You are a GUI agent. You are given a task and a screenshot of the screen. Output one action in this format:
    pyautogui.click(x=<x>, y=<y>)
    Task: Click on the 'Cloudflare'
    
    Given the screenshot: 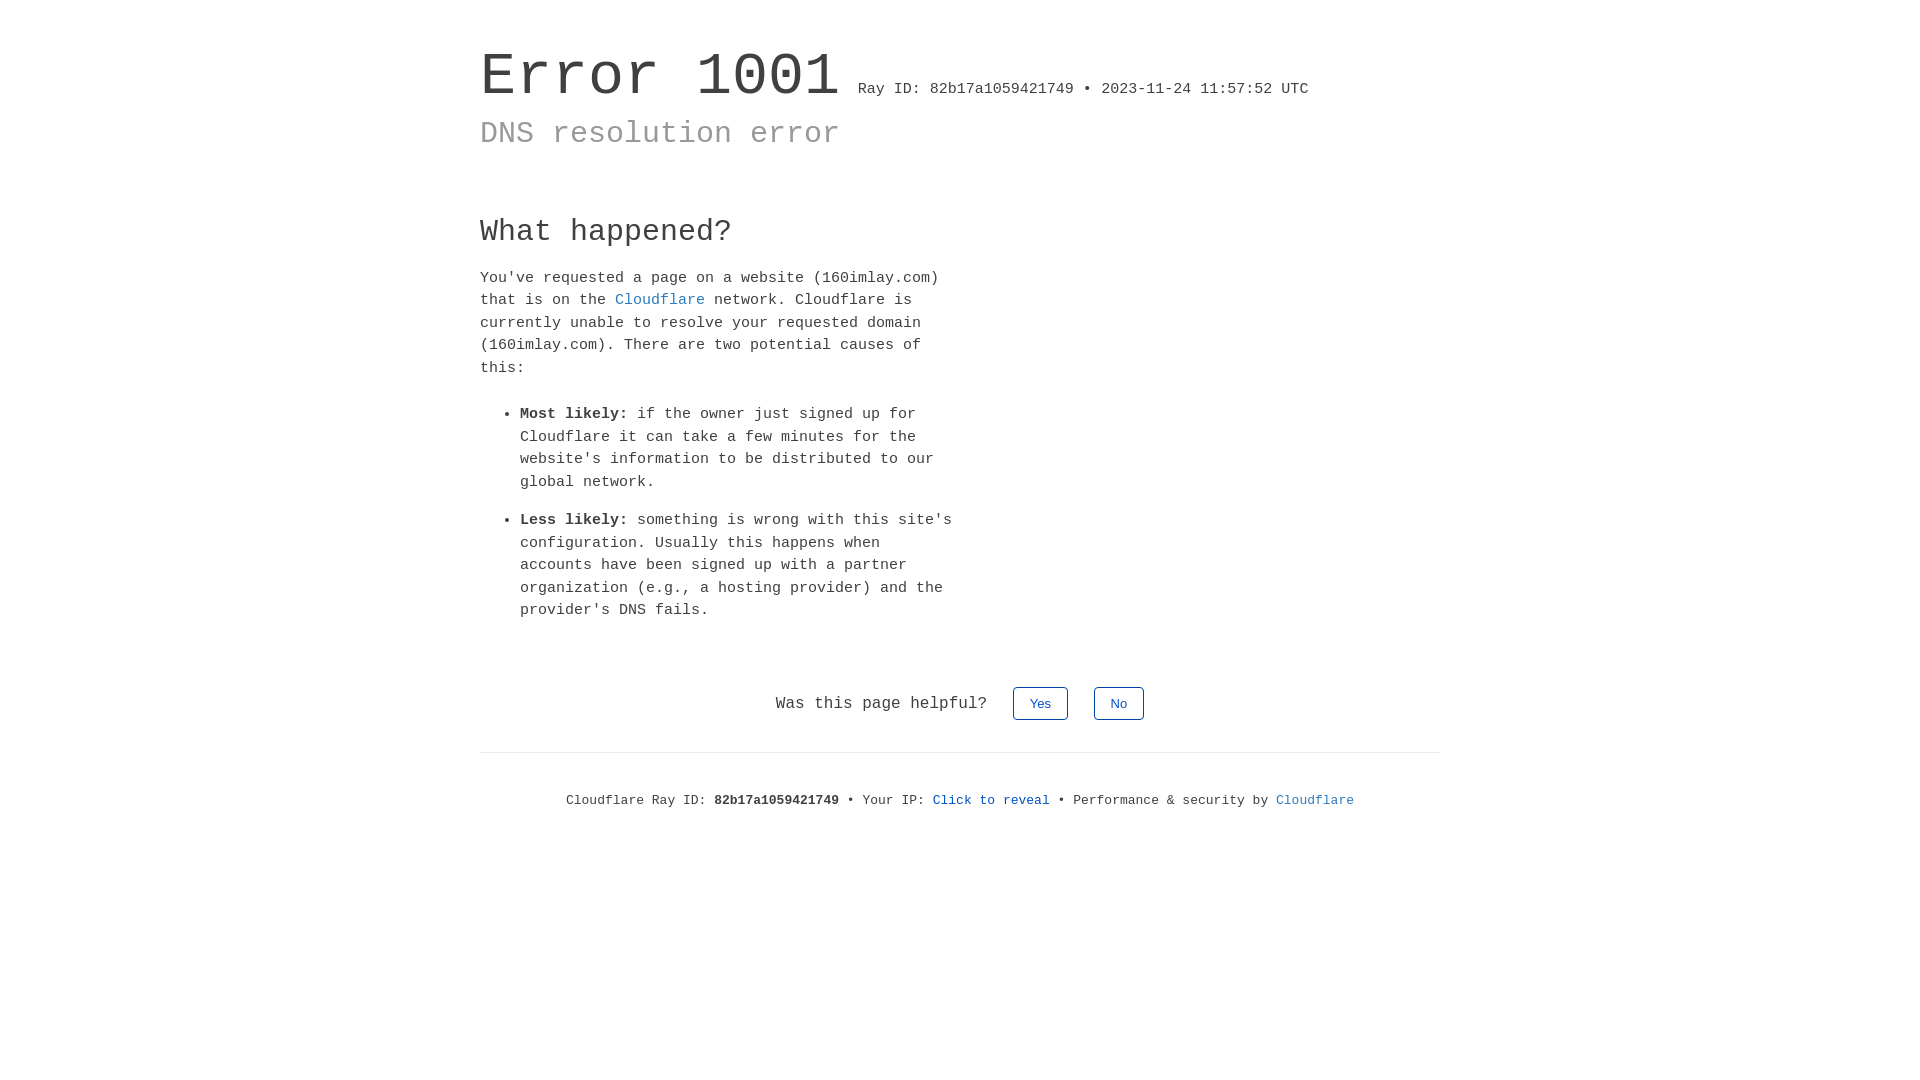 What is the action you would take?
    pyautogui.click(x=1275, y=798)
    